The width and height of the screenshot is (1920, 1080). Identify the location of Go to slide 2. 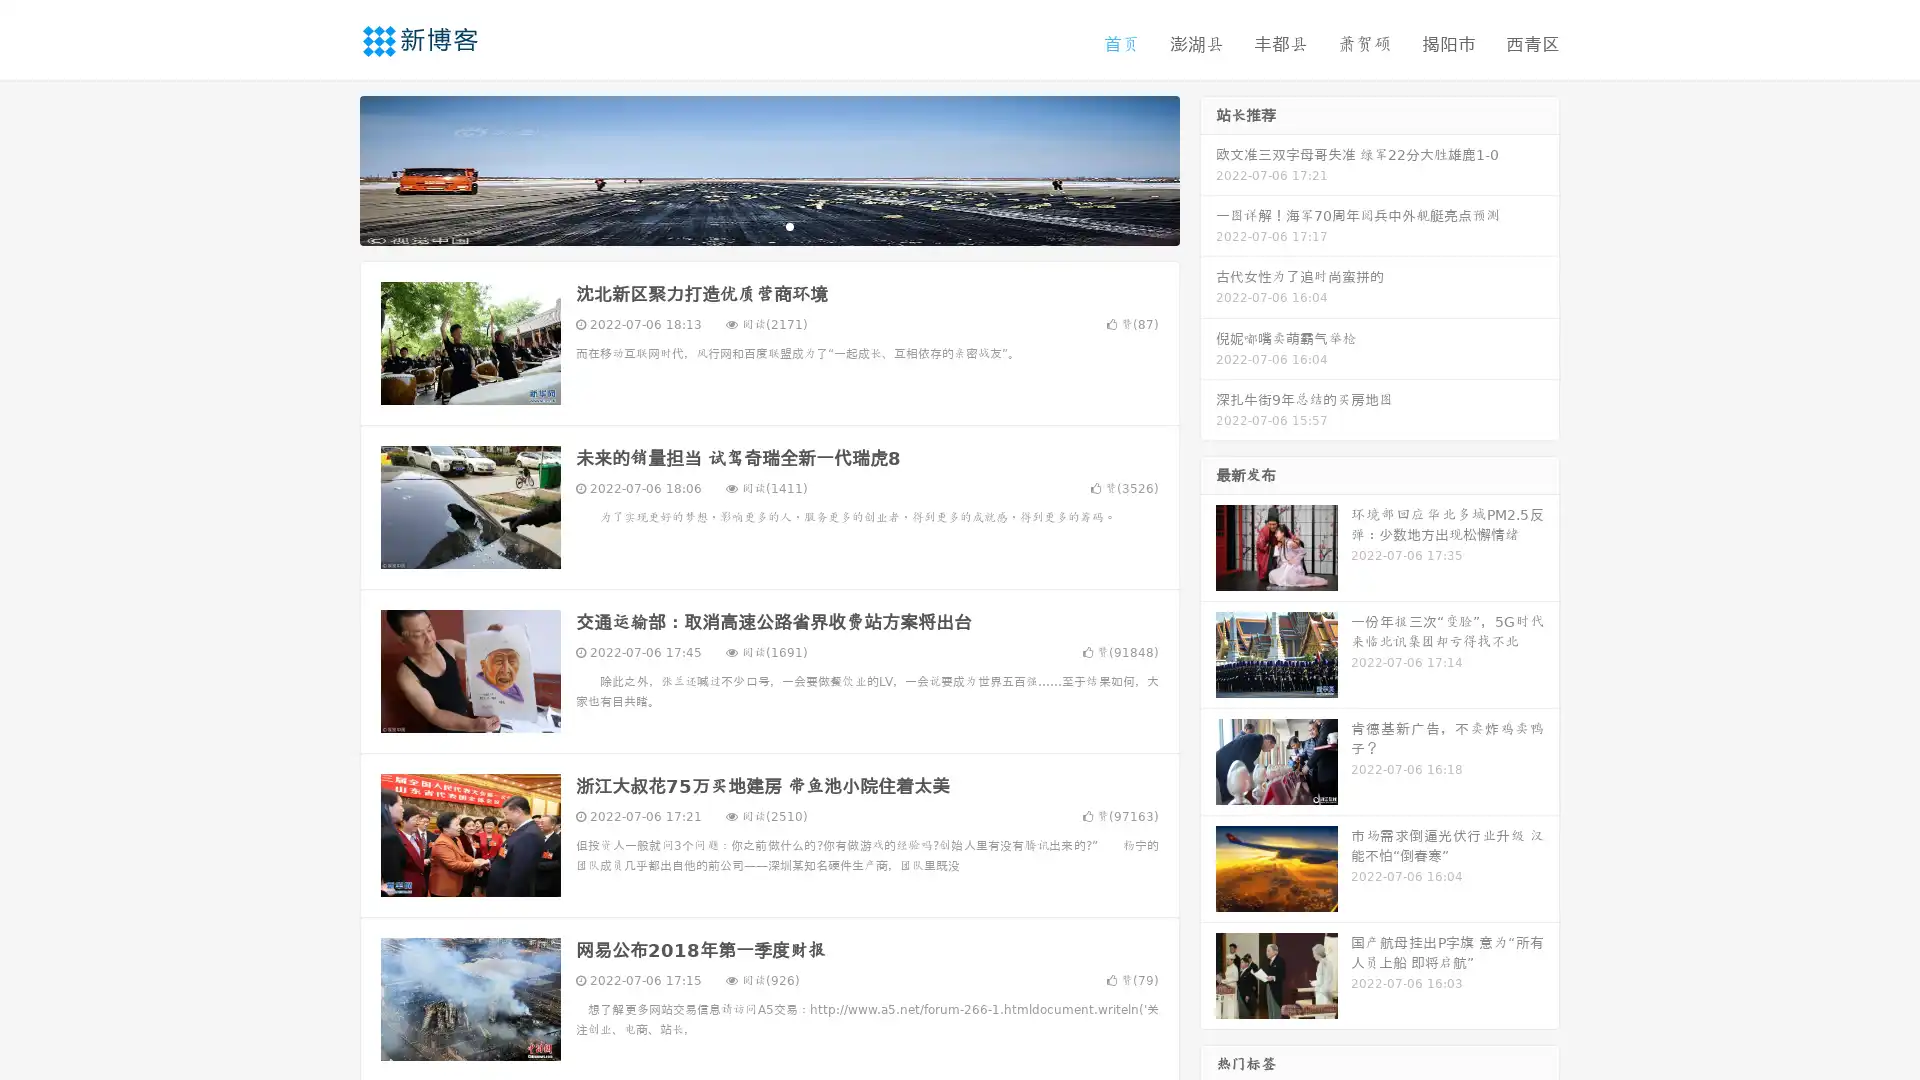
(768, 225).